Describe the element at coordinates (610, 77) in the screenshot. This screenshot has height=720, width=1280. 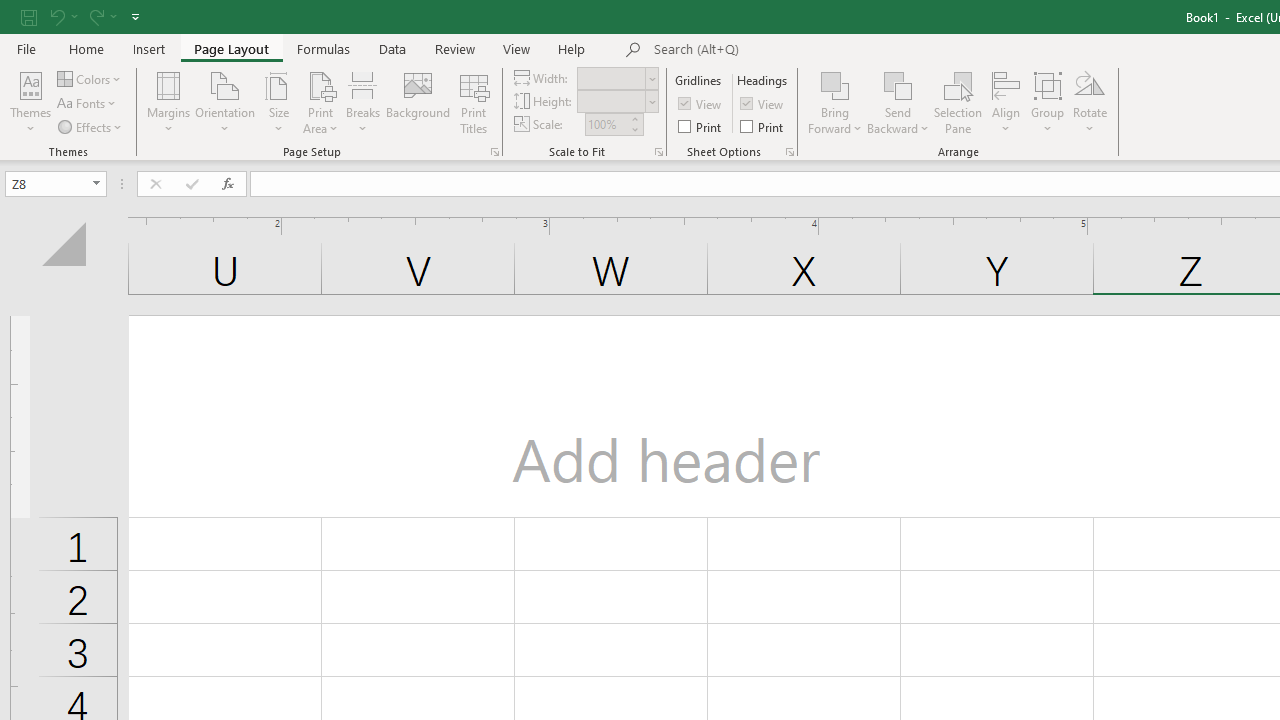
I see `'Width'` at that location.